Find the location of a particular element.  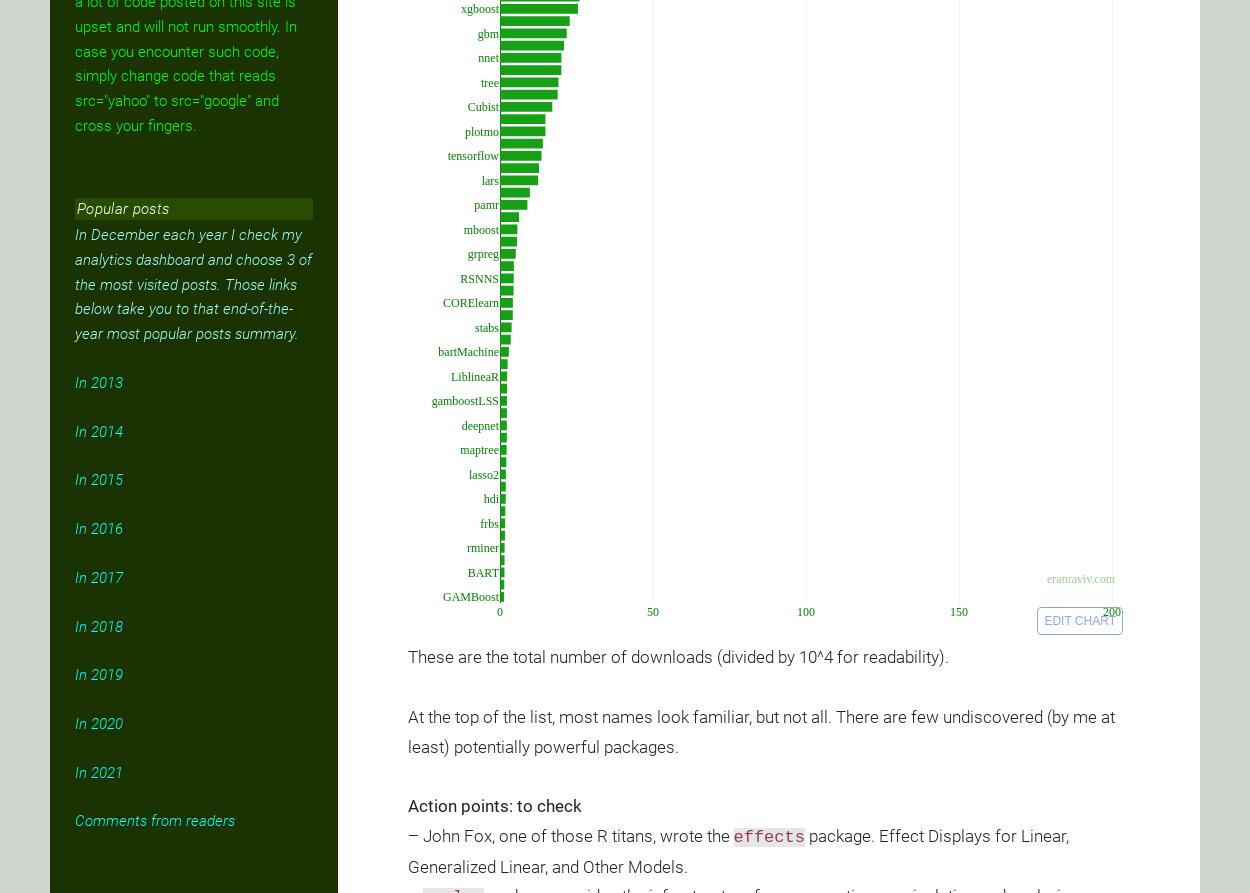

'Action points: to check' is located at coordinates (493, 805).